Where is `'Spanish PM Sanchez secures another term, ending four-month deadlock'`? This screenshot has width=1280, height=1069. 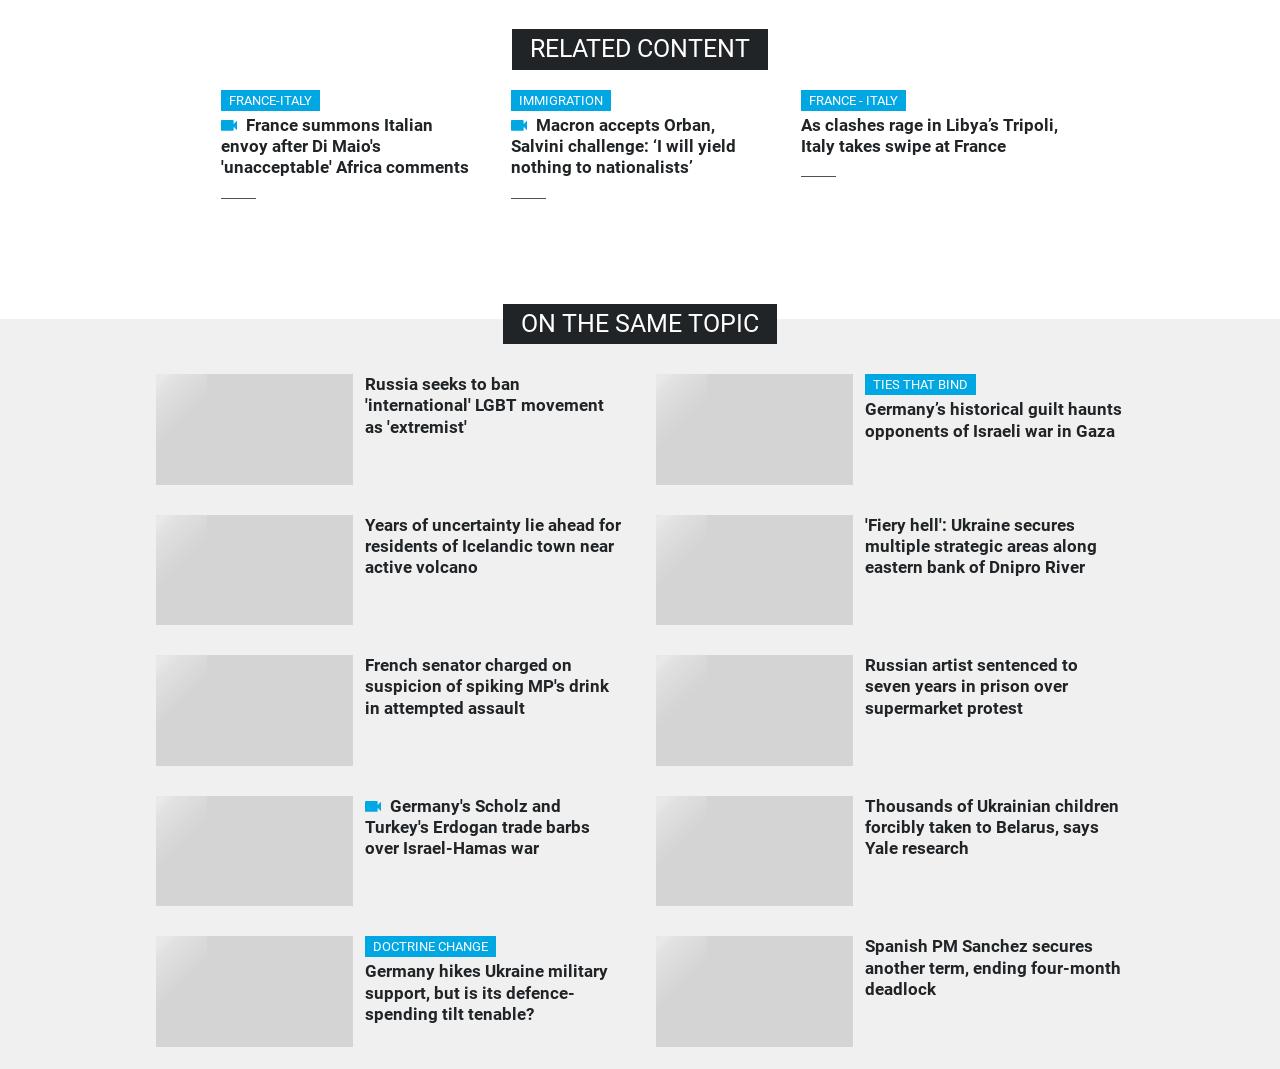 'Spanish PM Sanchez secures another term, ending four-month deadlock' is located at coordinates (992, 967).